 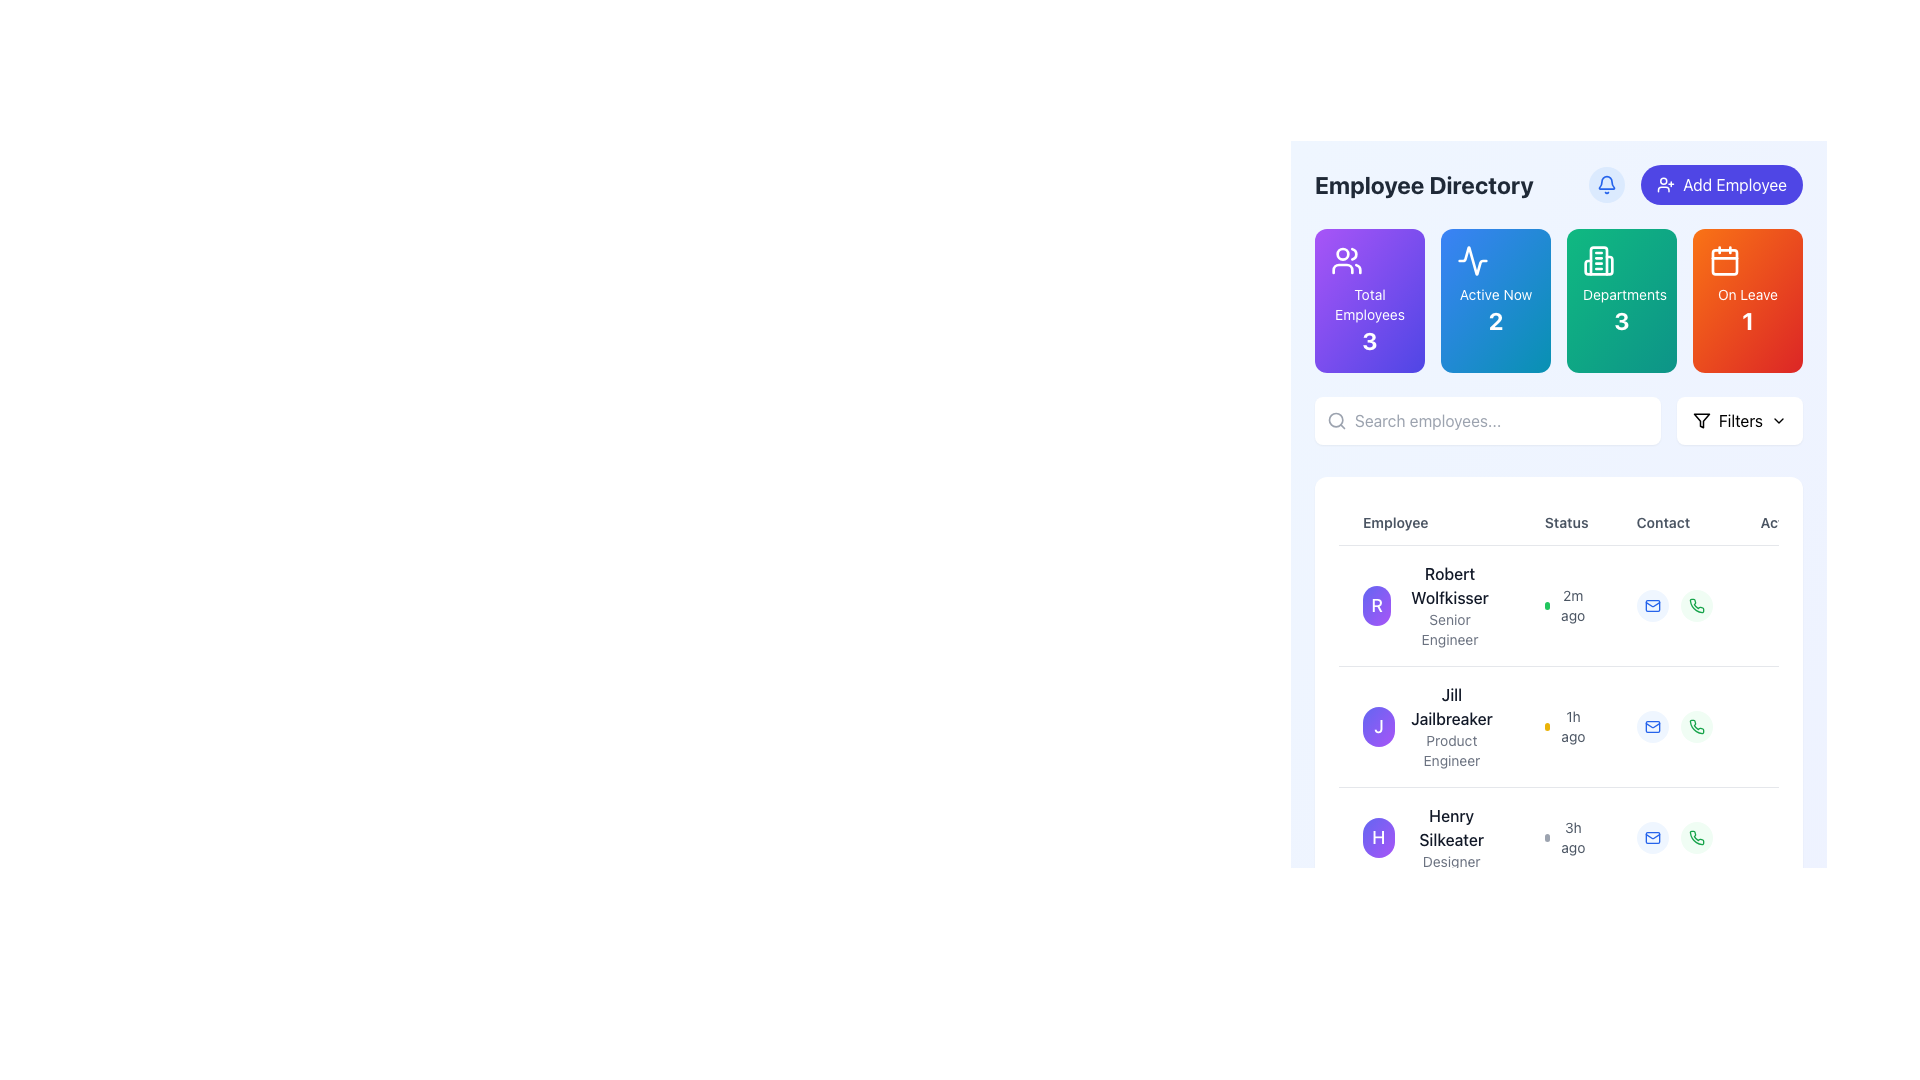 I want to click on the name 'Robert Wolfkisser' in the Profile Summary Block, so click(x=1428, y=604).